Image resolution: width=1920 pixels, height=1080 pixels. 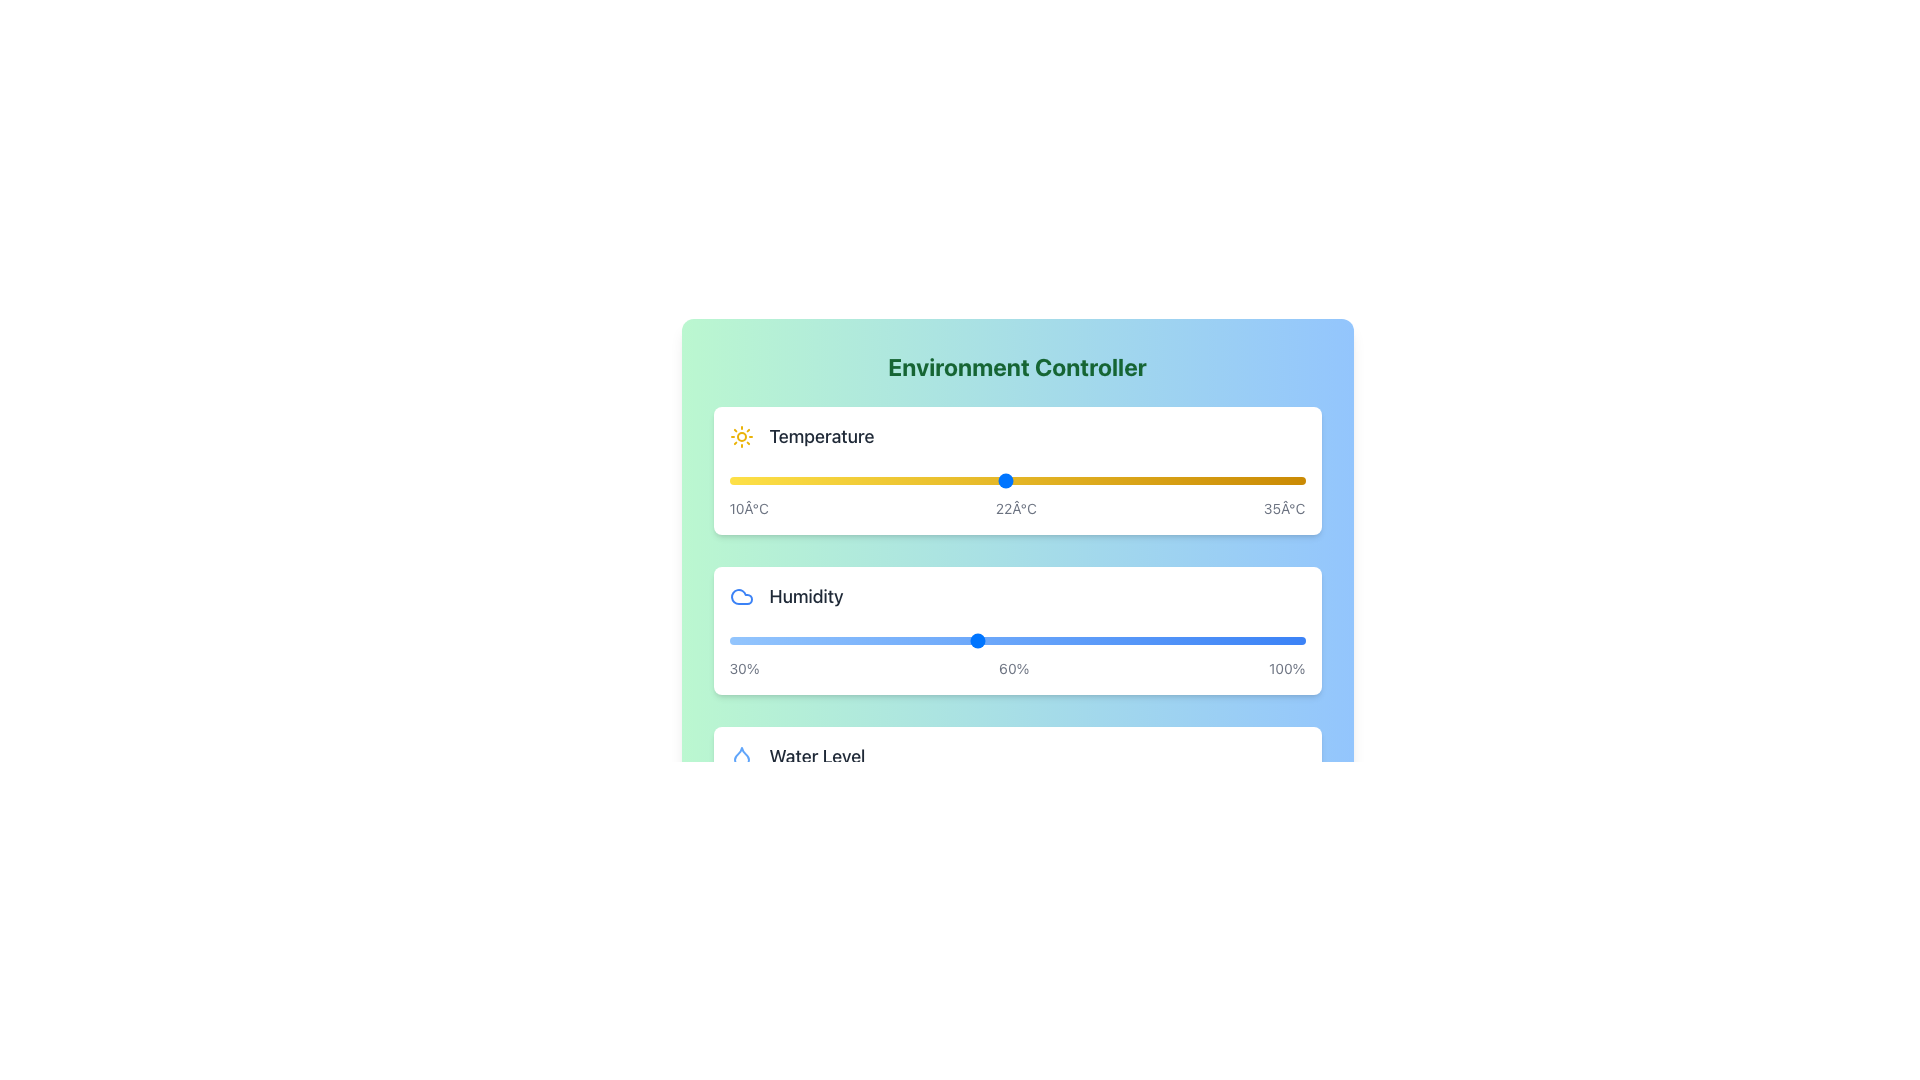 What do you see at coordinates (1238, 640) in the screenshot?
I see `humidity` at bounding box center [1238, 640].